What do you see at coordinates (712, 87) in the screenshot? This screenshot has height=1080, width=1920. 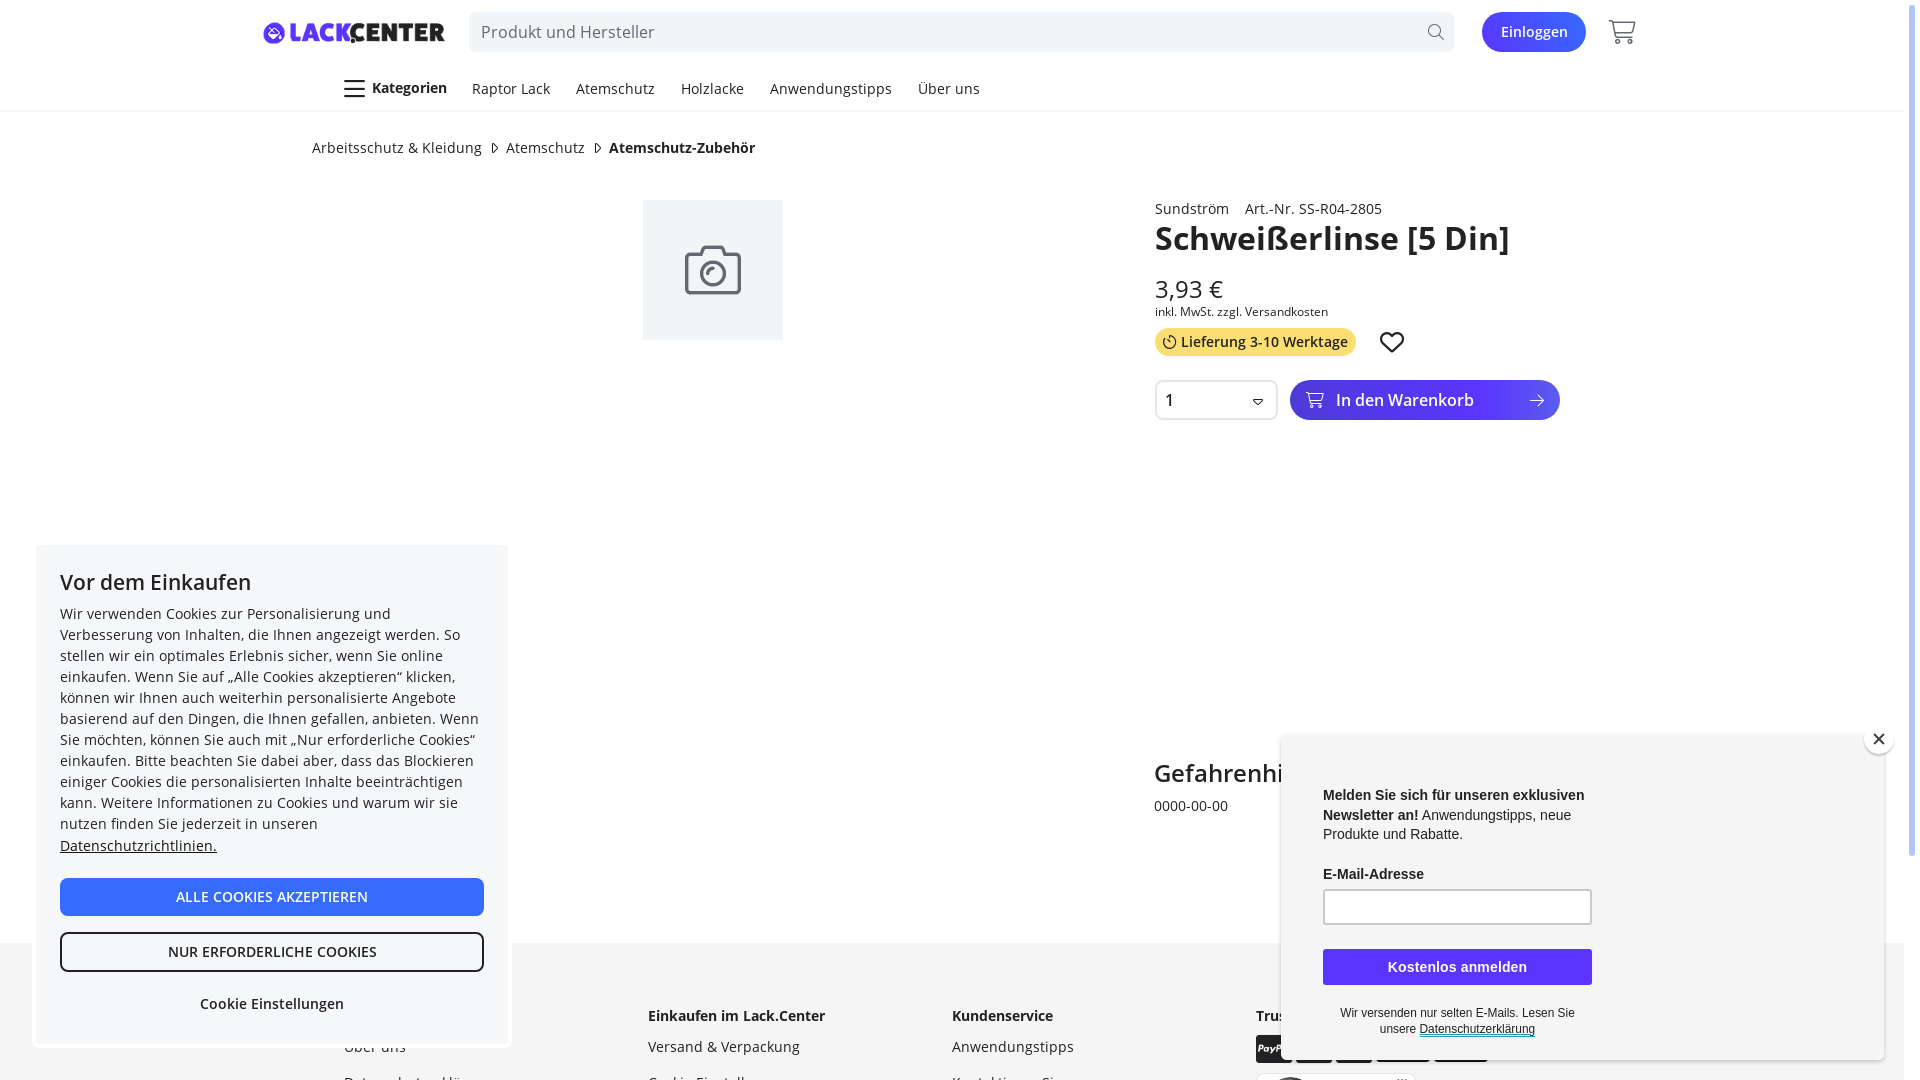 I see `'Holzlacke'` at bounding box center [712, 87].